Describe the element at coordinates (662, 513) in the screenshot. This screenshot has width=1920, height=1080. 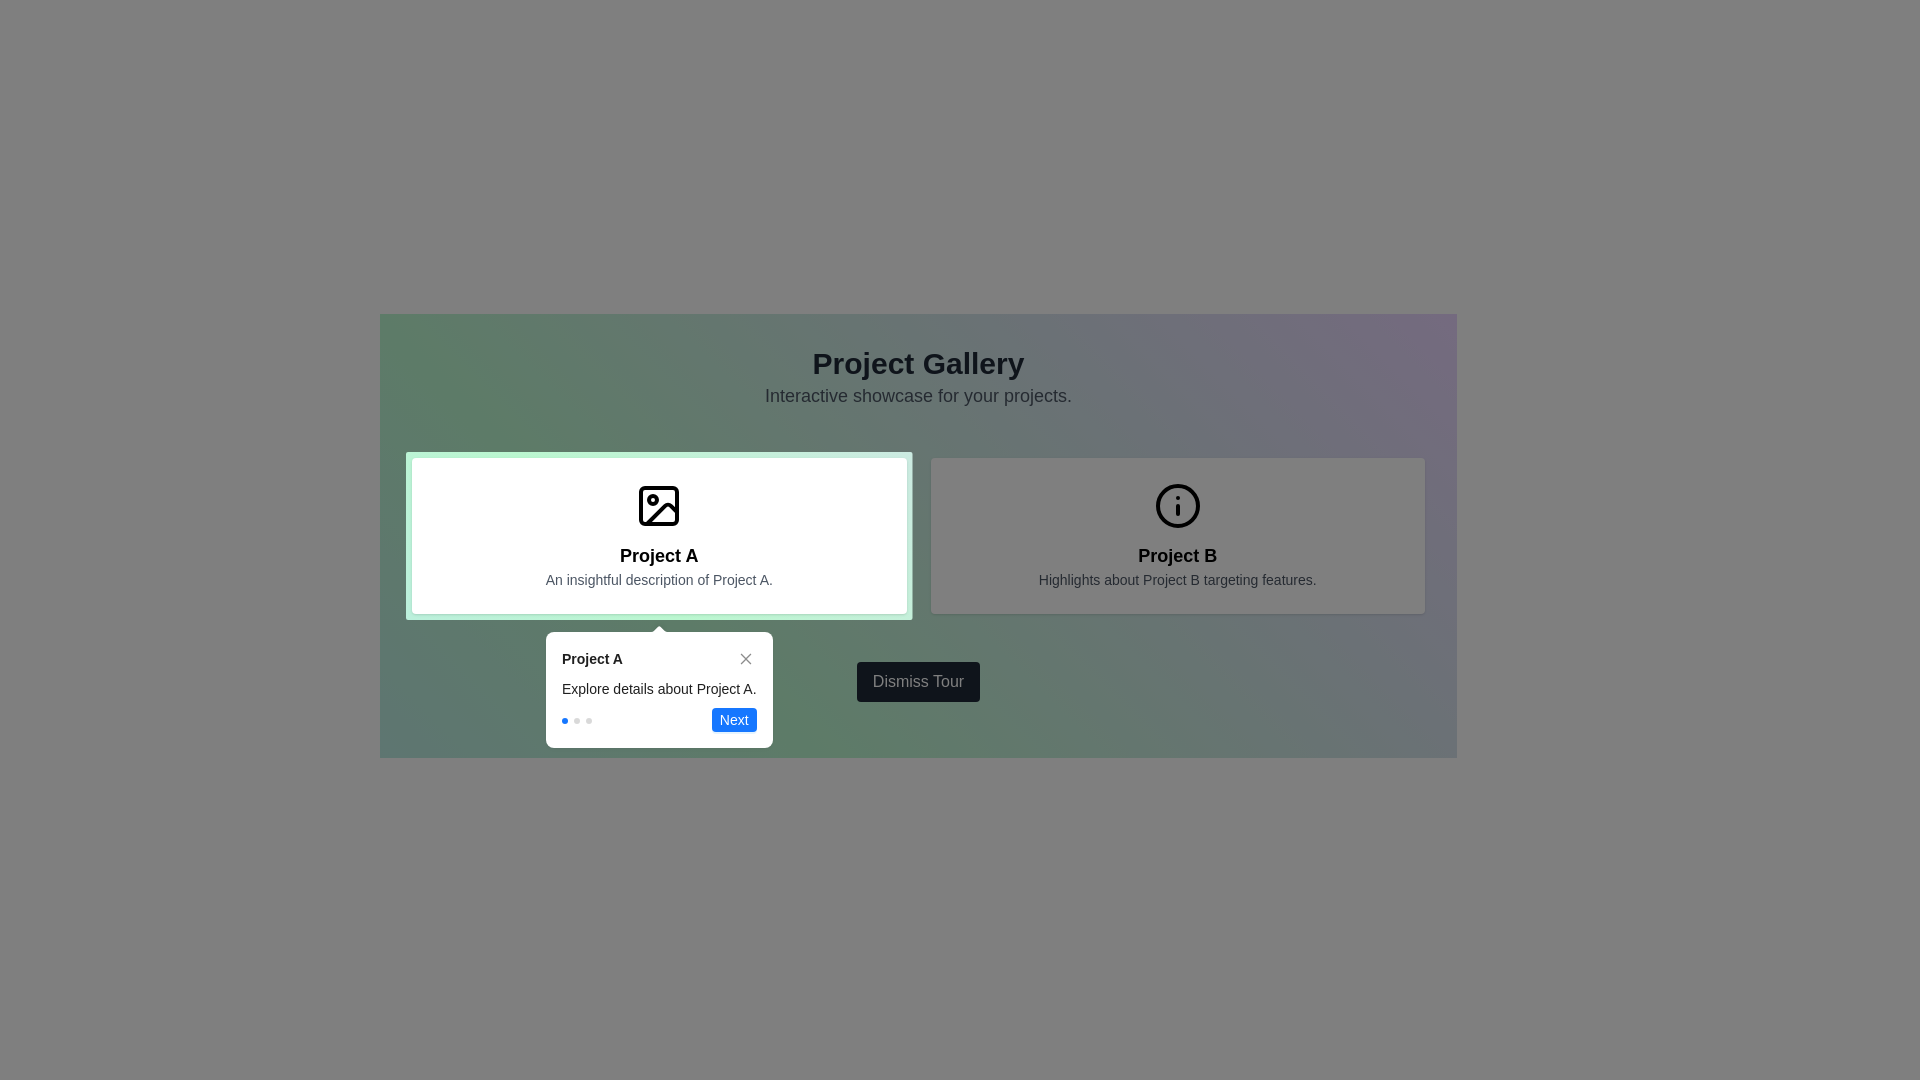
I see `the SVG icon component that represents an image icon, which is part of the 'Project A' card and includes a slope line segment within a rounded square frame` at that location.